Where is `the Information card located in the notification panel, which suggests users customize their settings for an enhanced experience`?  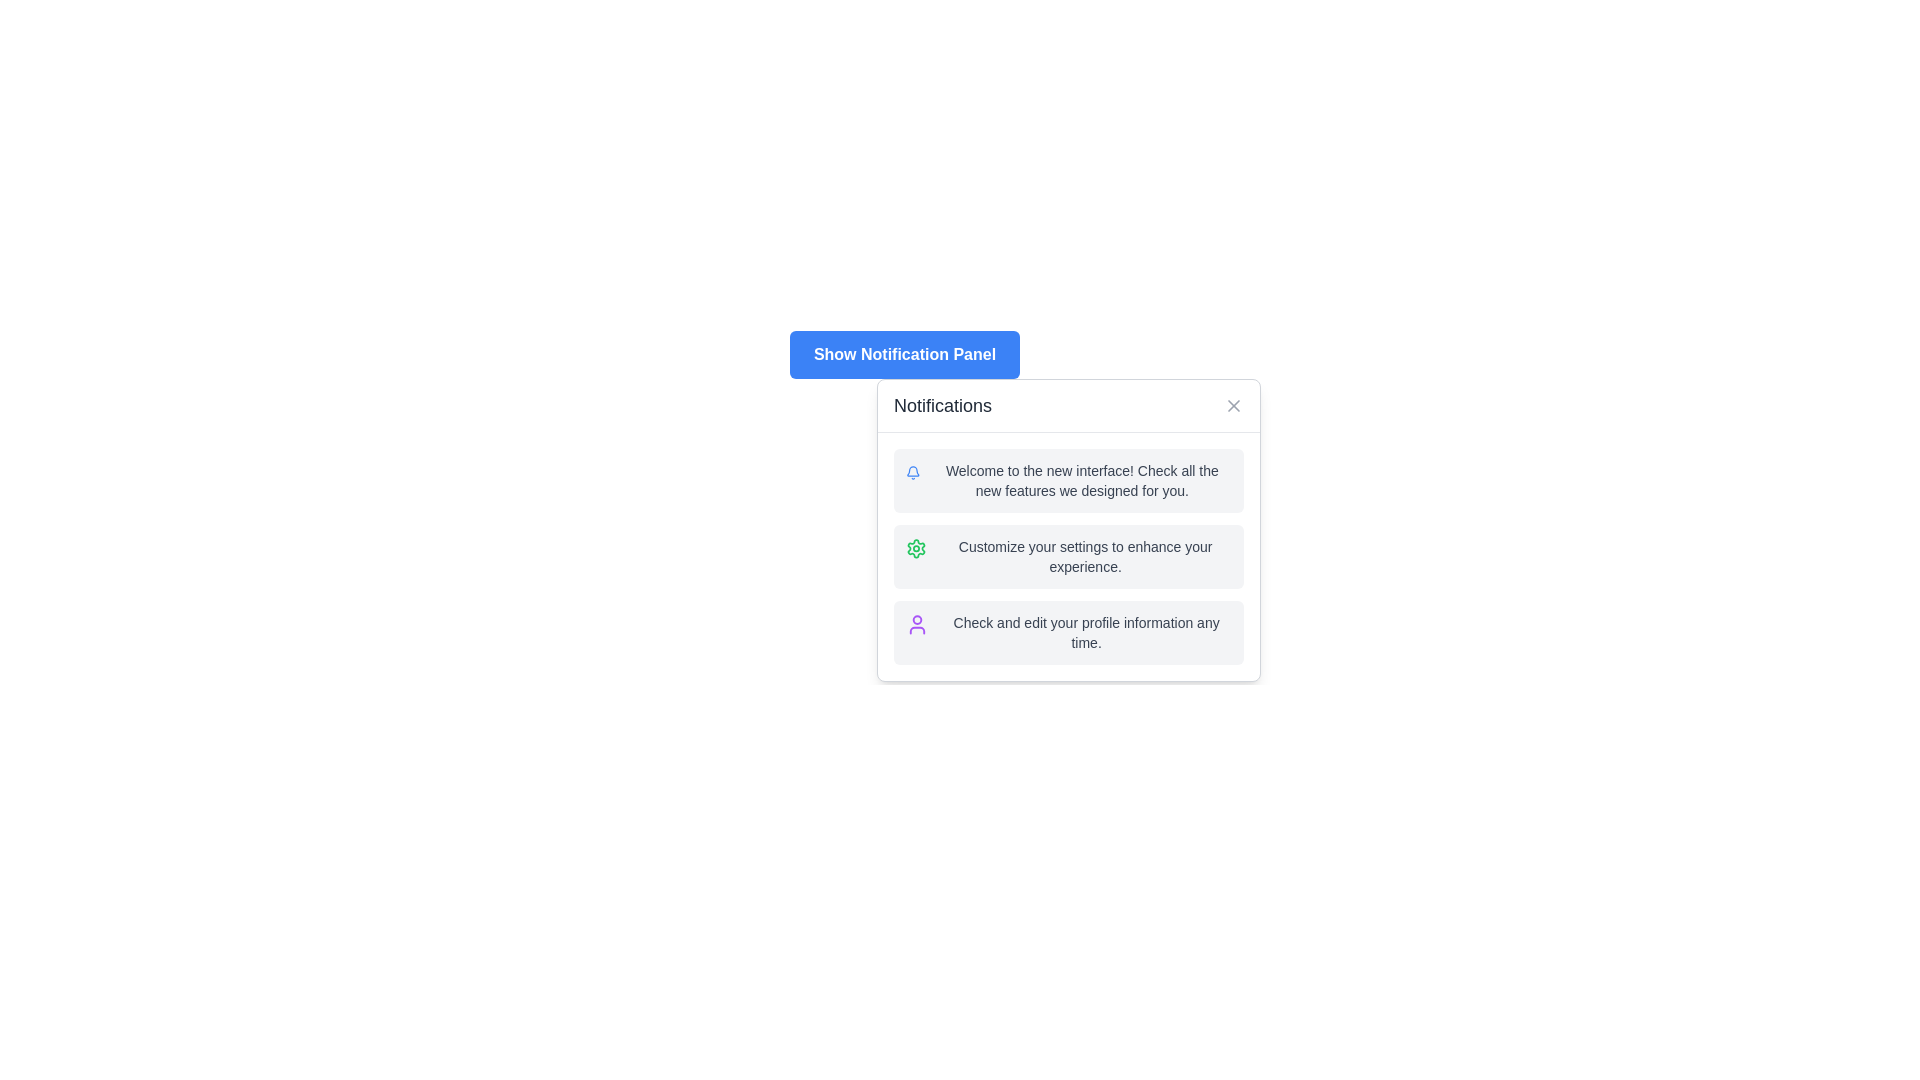 the Information card located in the notification panel, which suggests users customize their settings for an enhanced experience is located at coordinates (1068, 556).